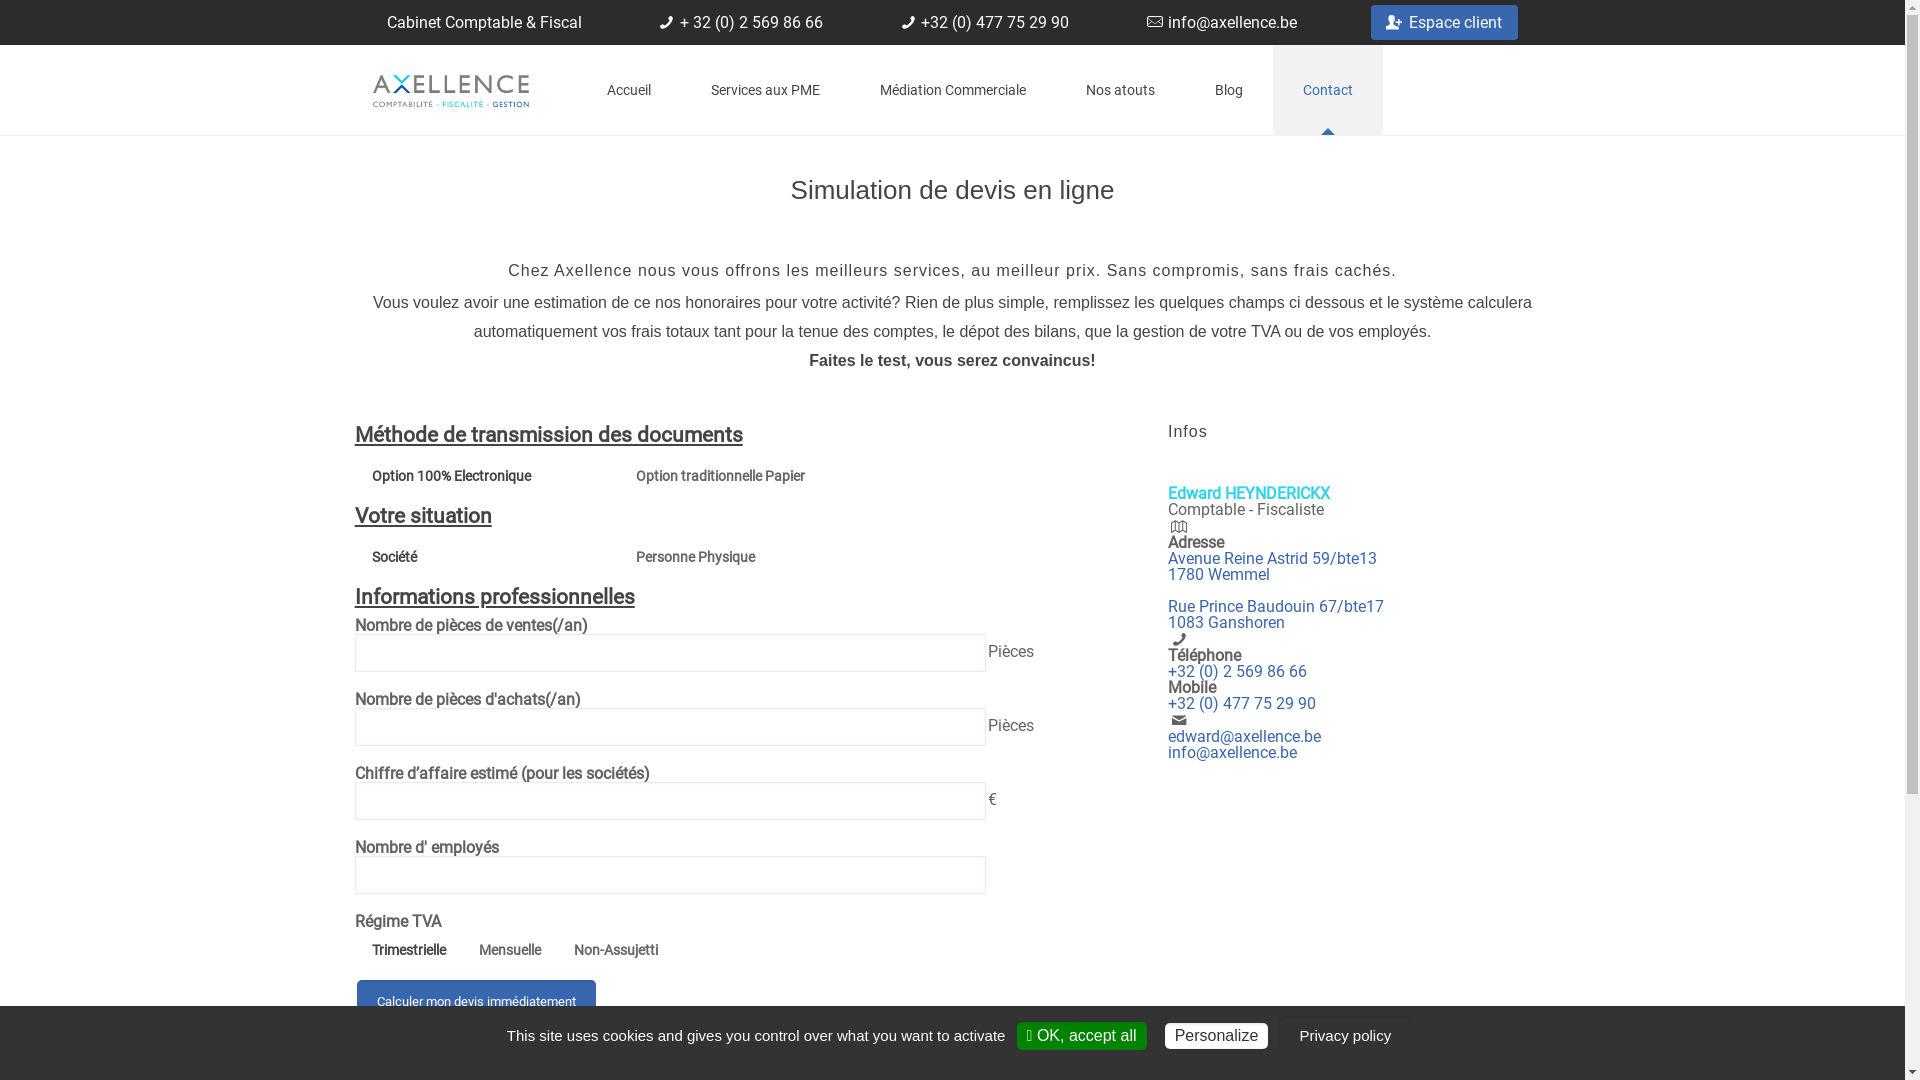 This screenshot has width=1920, height=1080. What do you see at coordinates (994, 22) in the screenshot?
I see `'+32 (0) 477 75 29 90'` at bounding box center [994, 22].